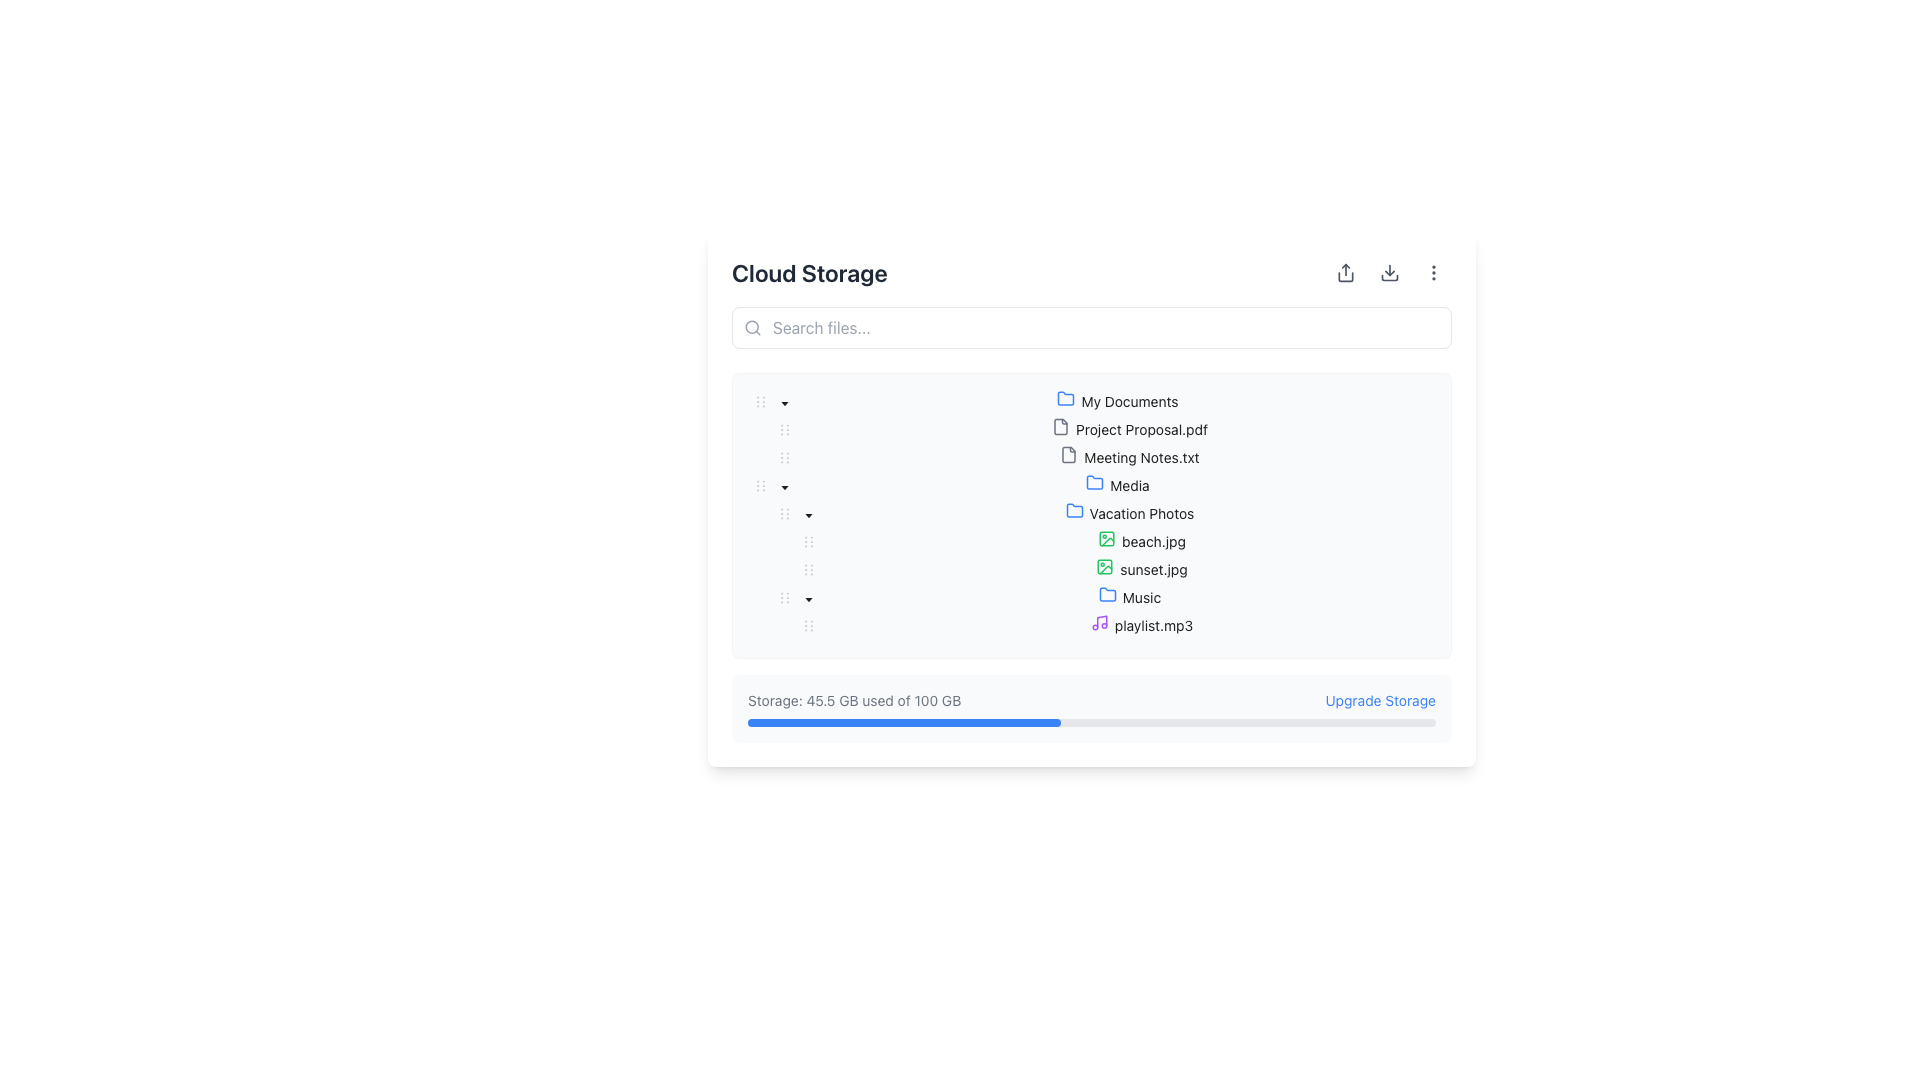 This screenshot has height=1080, width=1920. Describe the element at coordinates (784, 428) in the screenshot. I see `the draggable handle icon located on the left side of a folder or file entry` at that location.